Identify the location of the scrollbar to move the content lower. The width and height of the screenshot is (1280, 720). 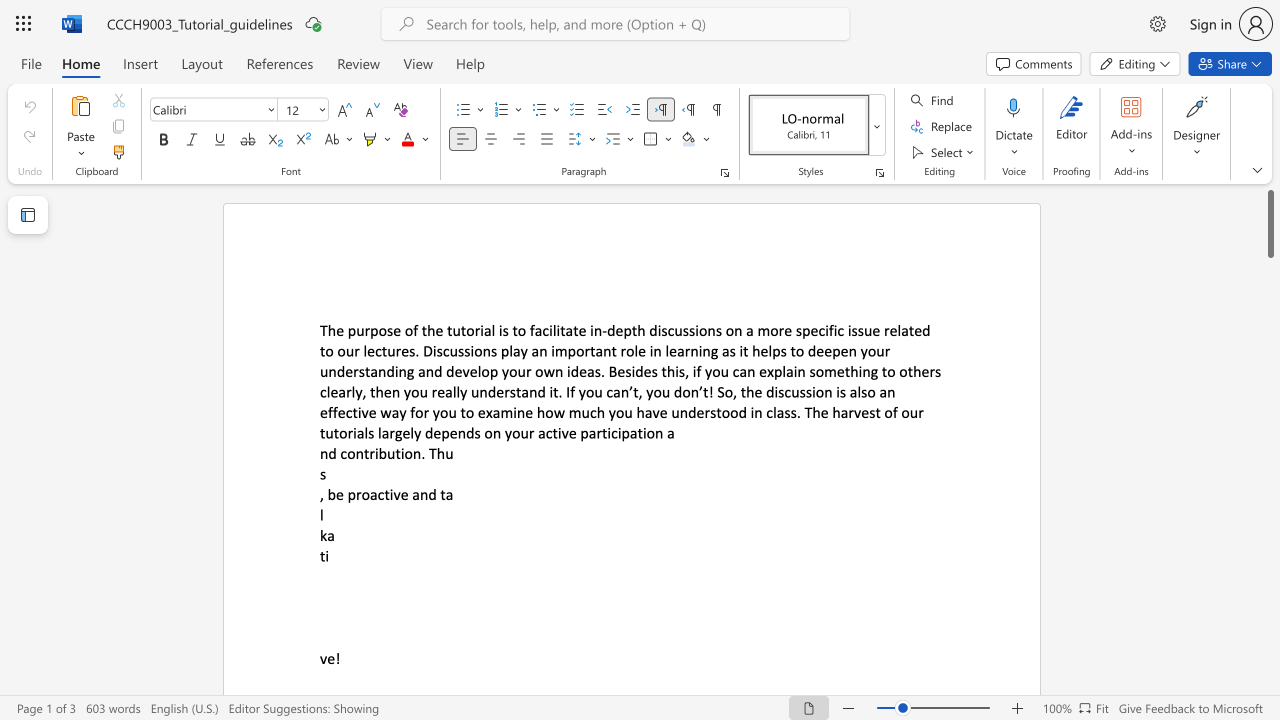
(1269, 290).